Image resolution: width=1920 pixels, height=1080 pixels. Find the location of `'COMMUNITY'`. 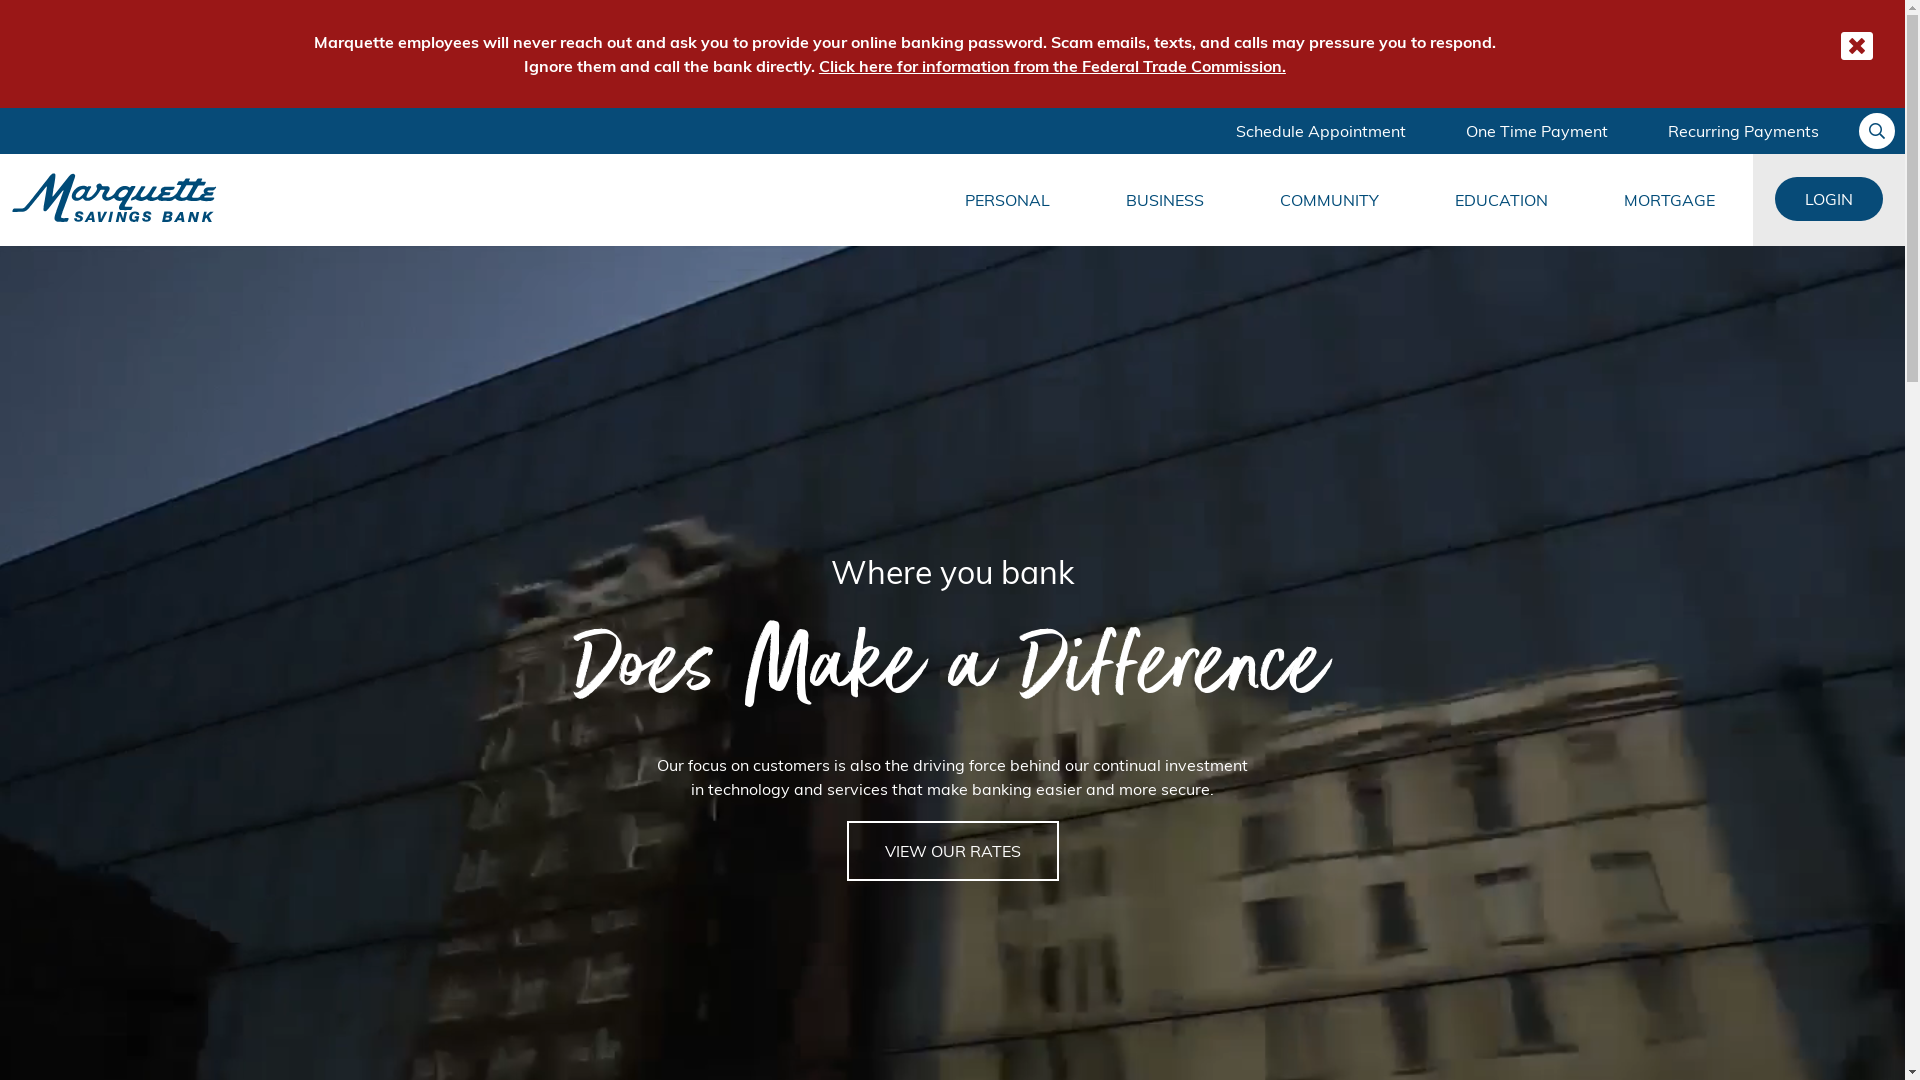

'COMMUNITY' is located at coordinates (1329, 200).